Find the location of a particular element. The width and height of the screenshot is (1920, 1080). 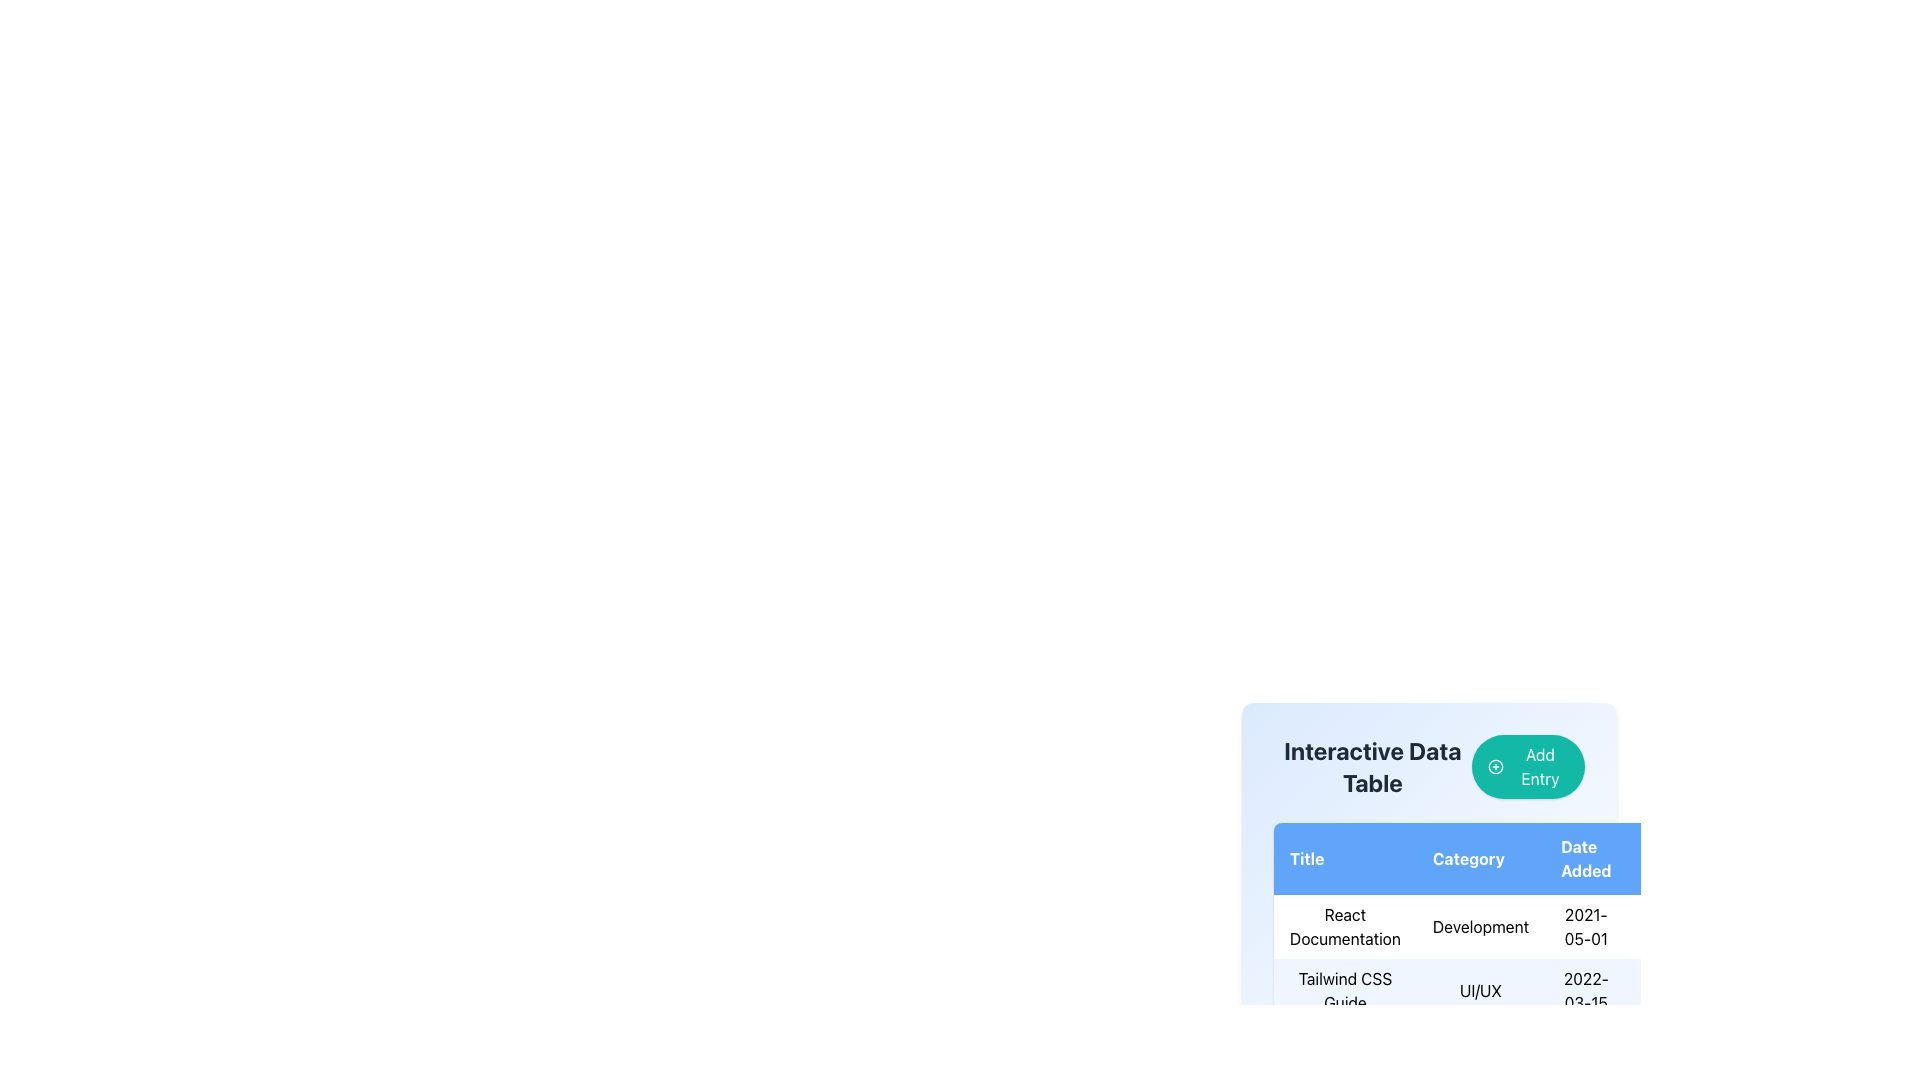

the 'Add Entry' button located on the right side of the header 'Interactive Data Table' to initiate adding a new entry is located at coordinates (1428, 766).